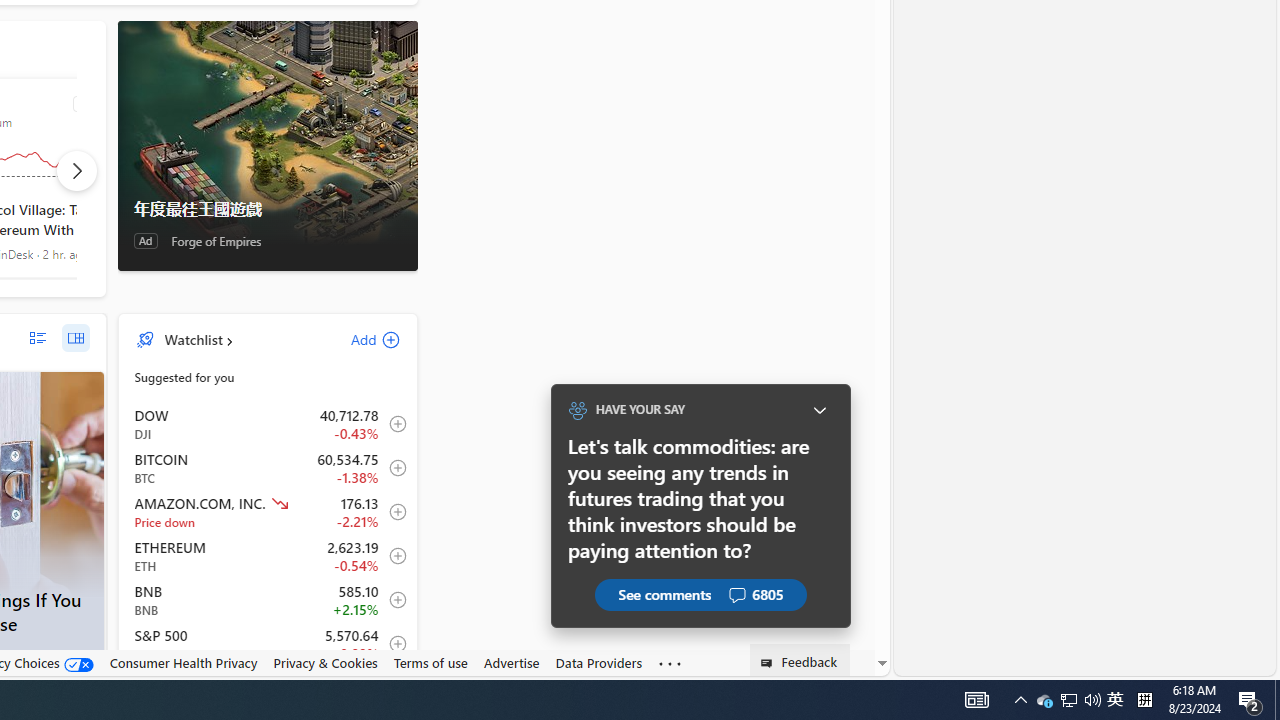 This screenshot has height=720, width=1280. I want to click on 'Add to Watchlist', so click(392, 644).